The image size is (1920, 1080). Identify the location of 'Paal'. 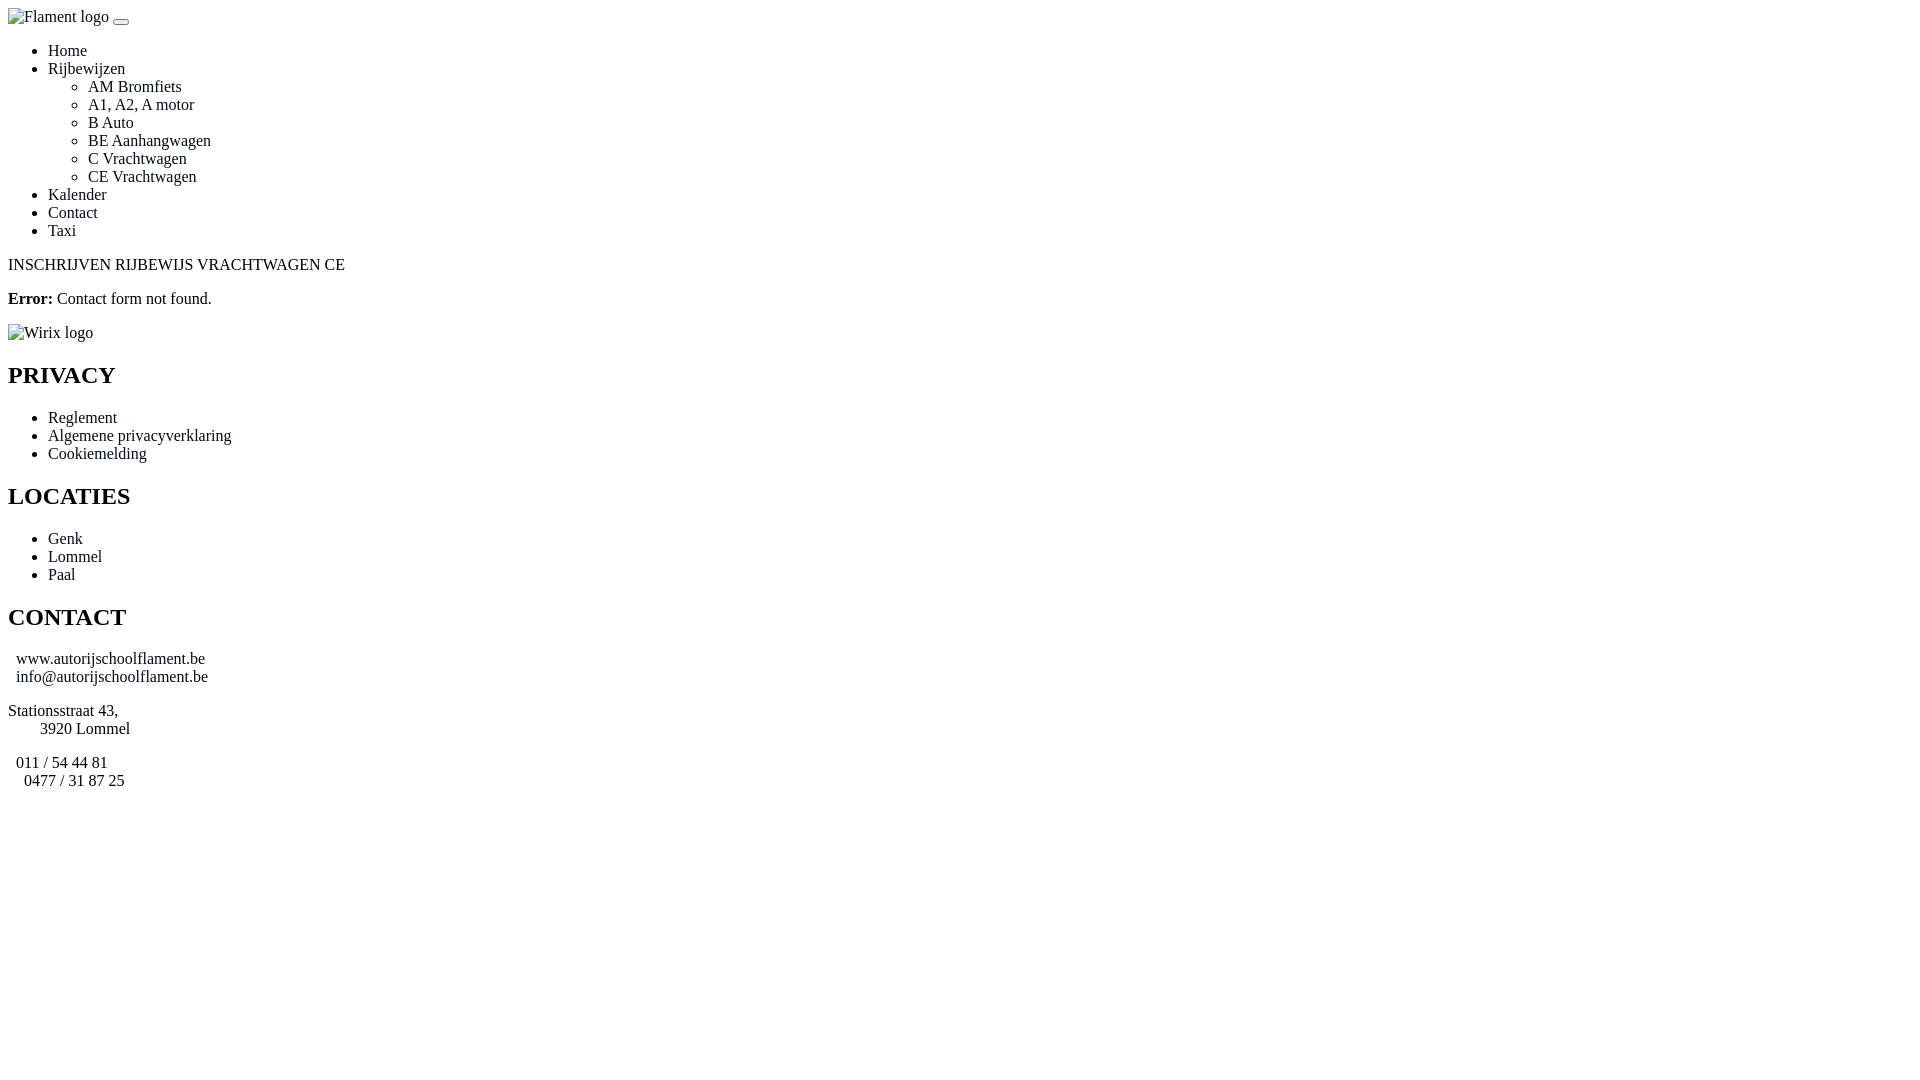
(48, 574).